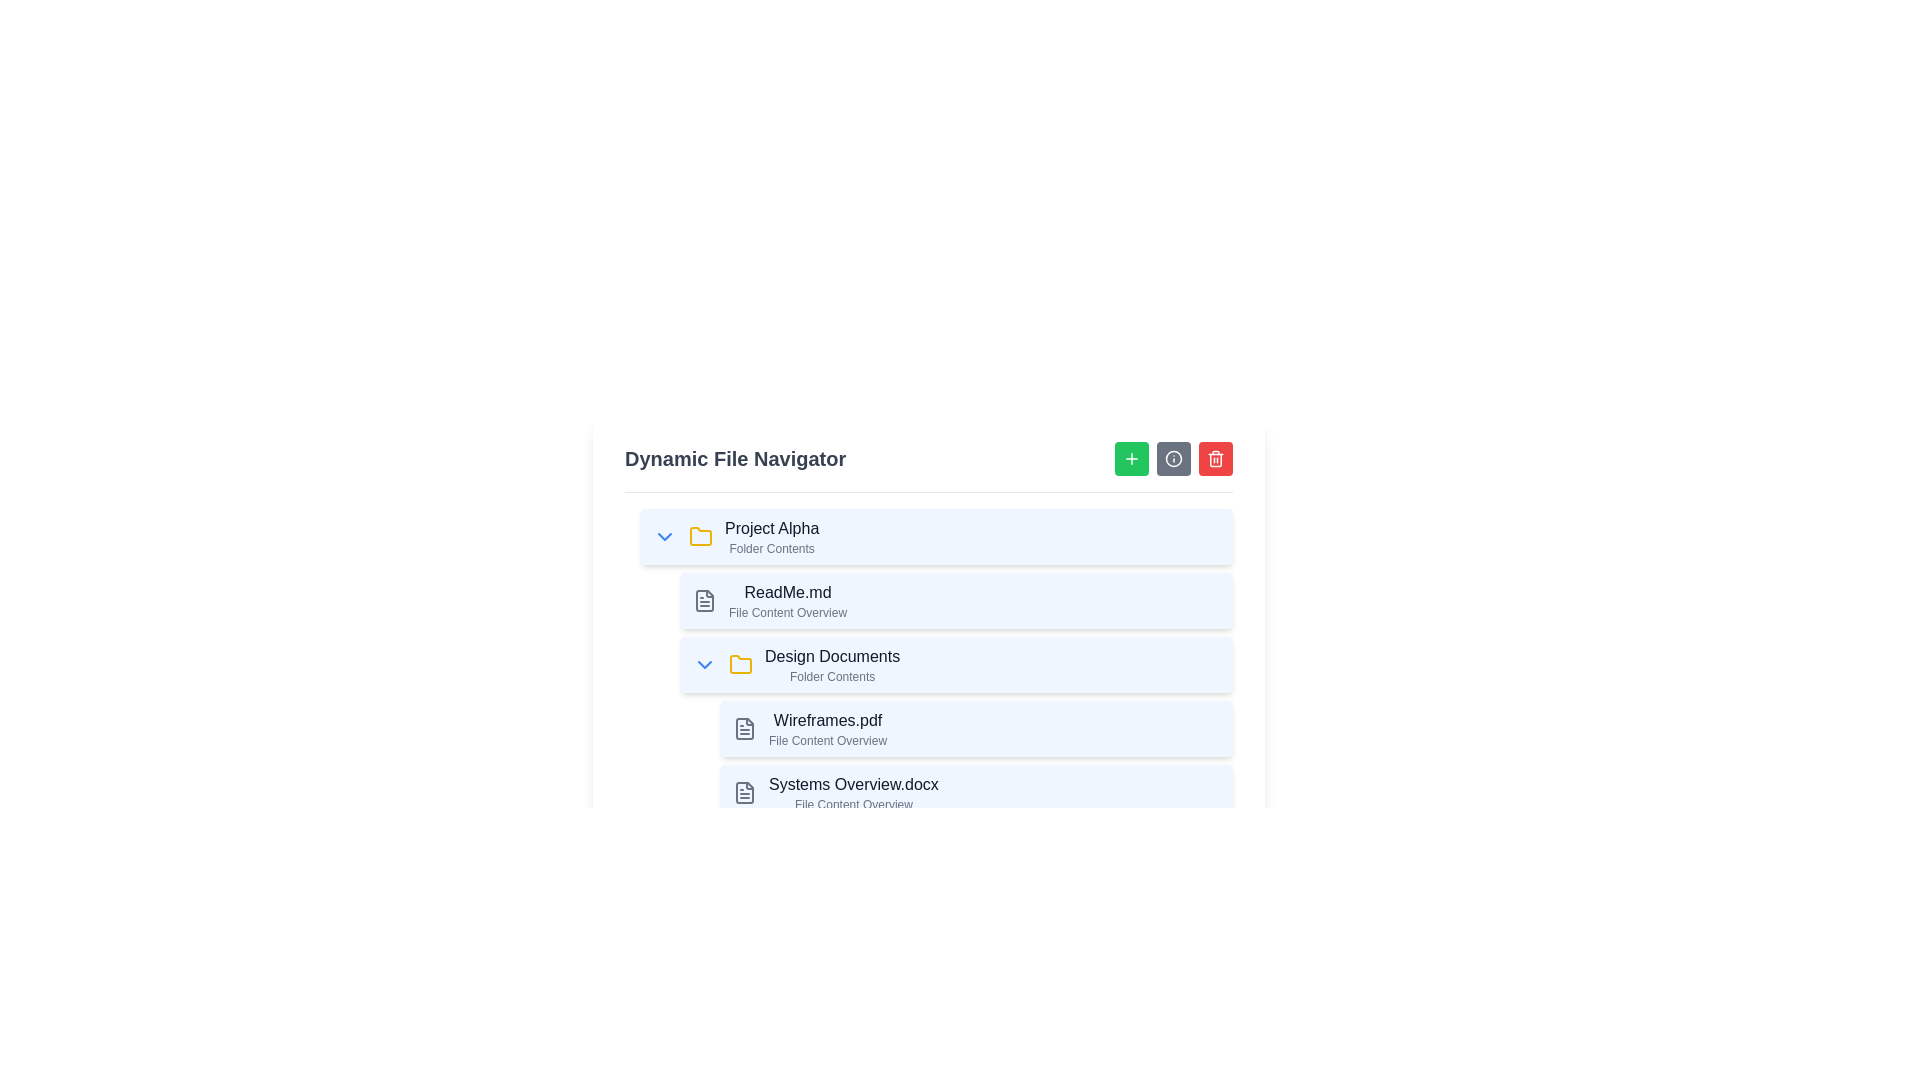  Describe the element at coordinates (743, 792) in the screenshot. I see `the document file icon for 'Systems Overview.docx', which serves as a visual cue to recognize it among other files` at that location.